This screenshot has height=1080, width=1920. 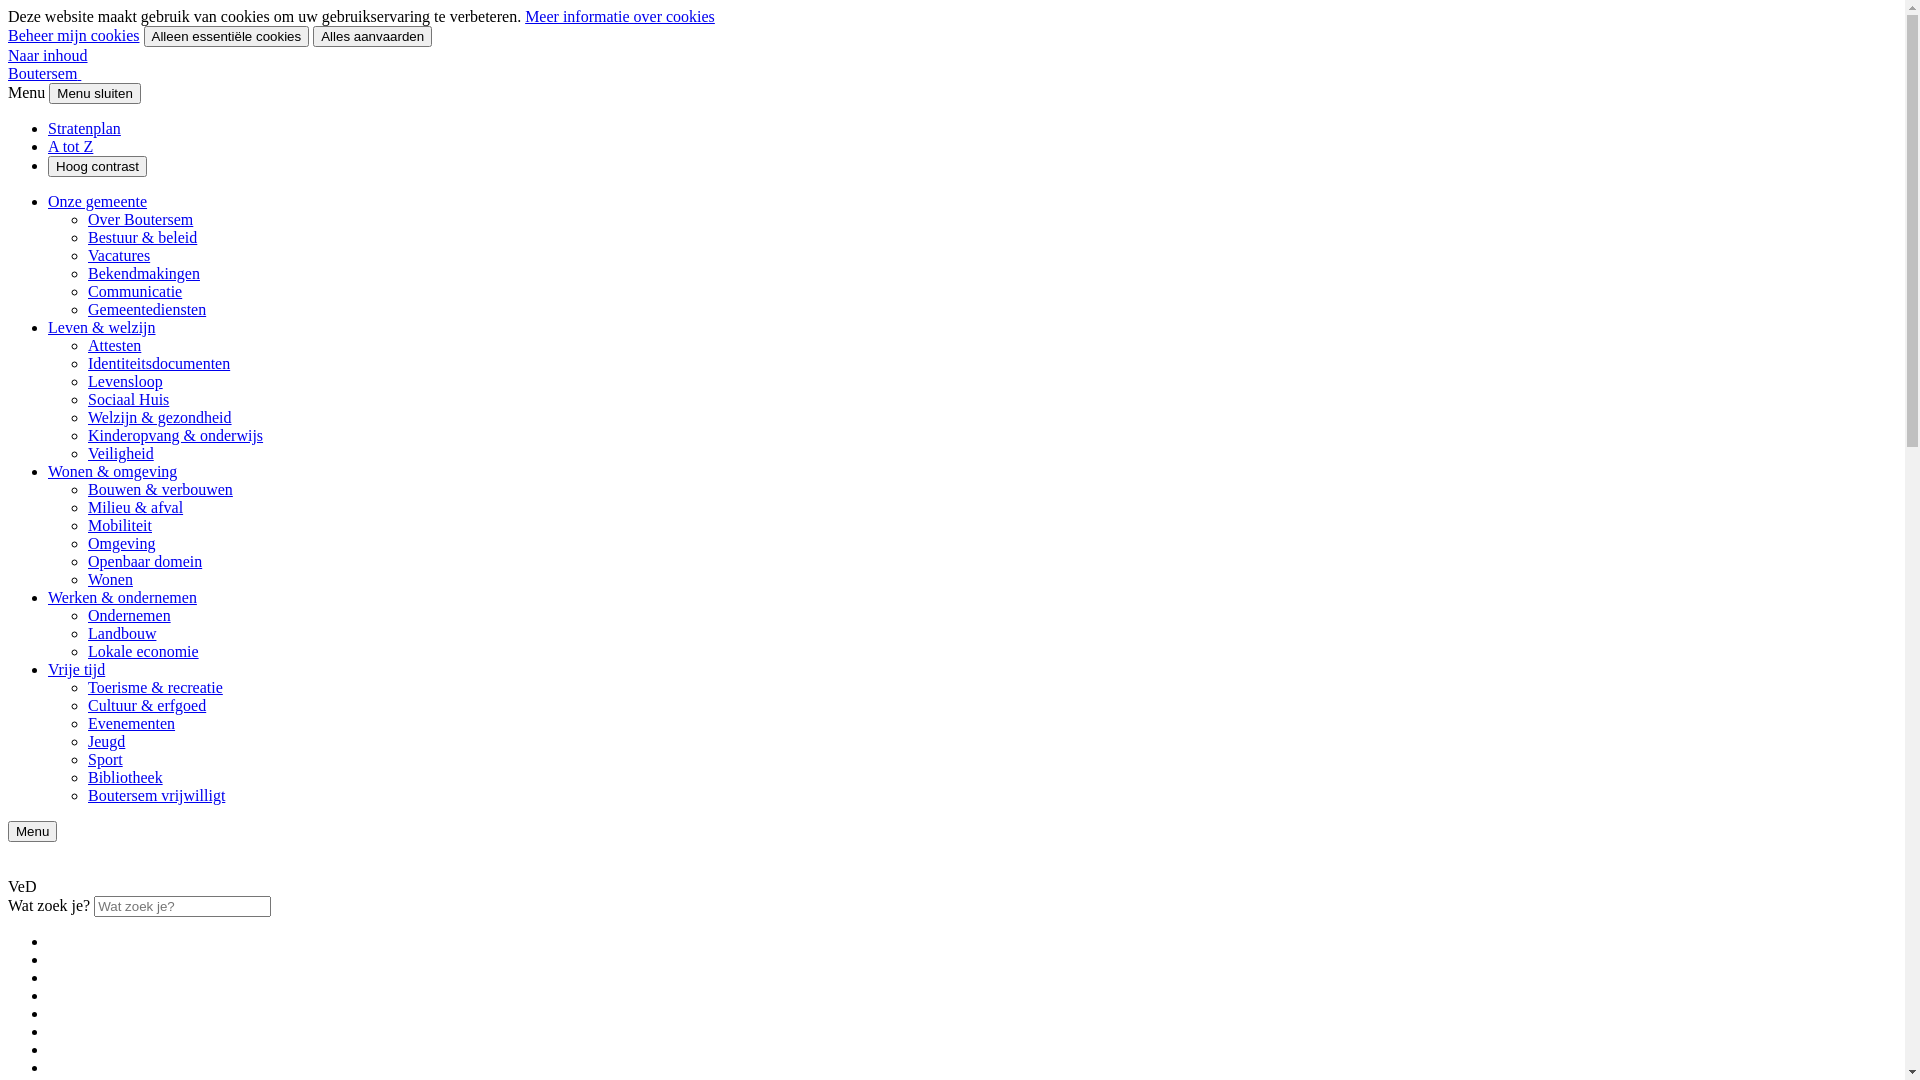 I want to click on 'A tot Z', so click(x=48, y=145).